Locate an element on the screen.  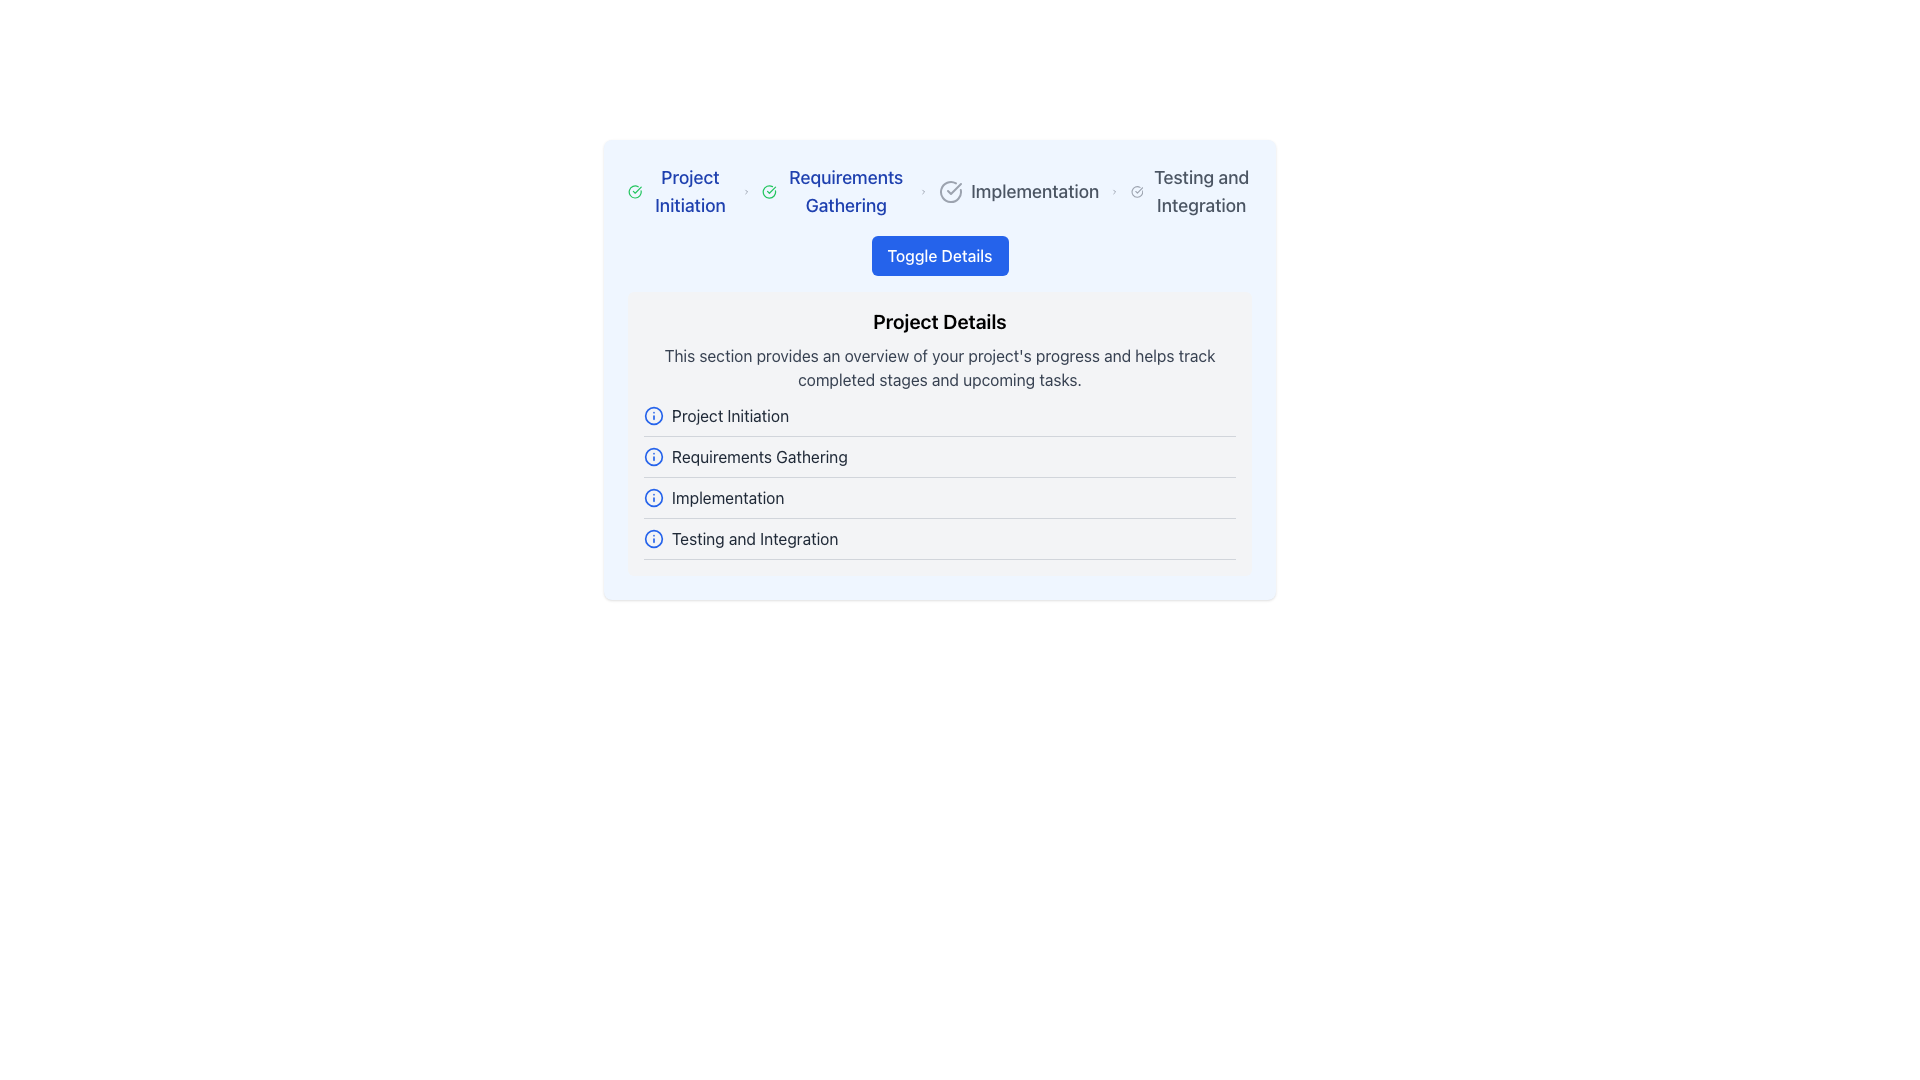
the 'Implementation' list item in the Project Details section is located at coordinates (939, 501).